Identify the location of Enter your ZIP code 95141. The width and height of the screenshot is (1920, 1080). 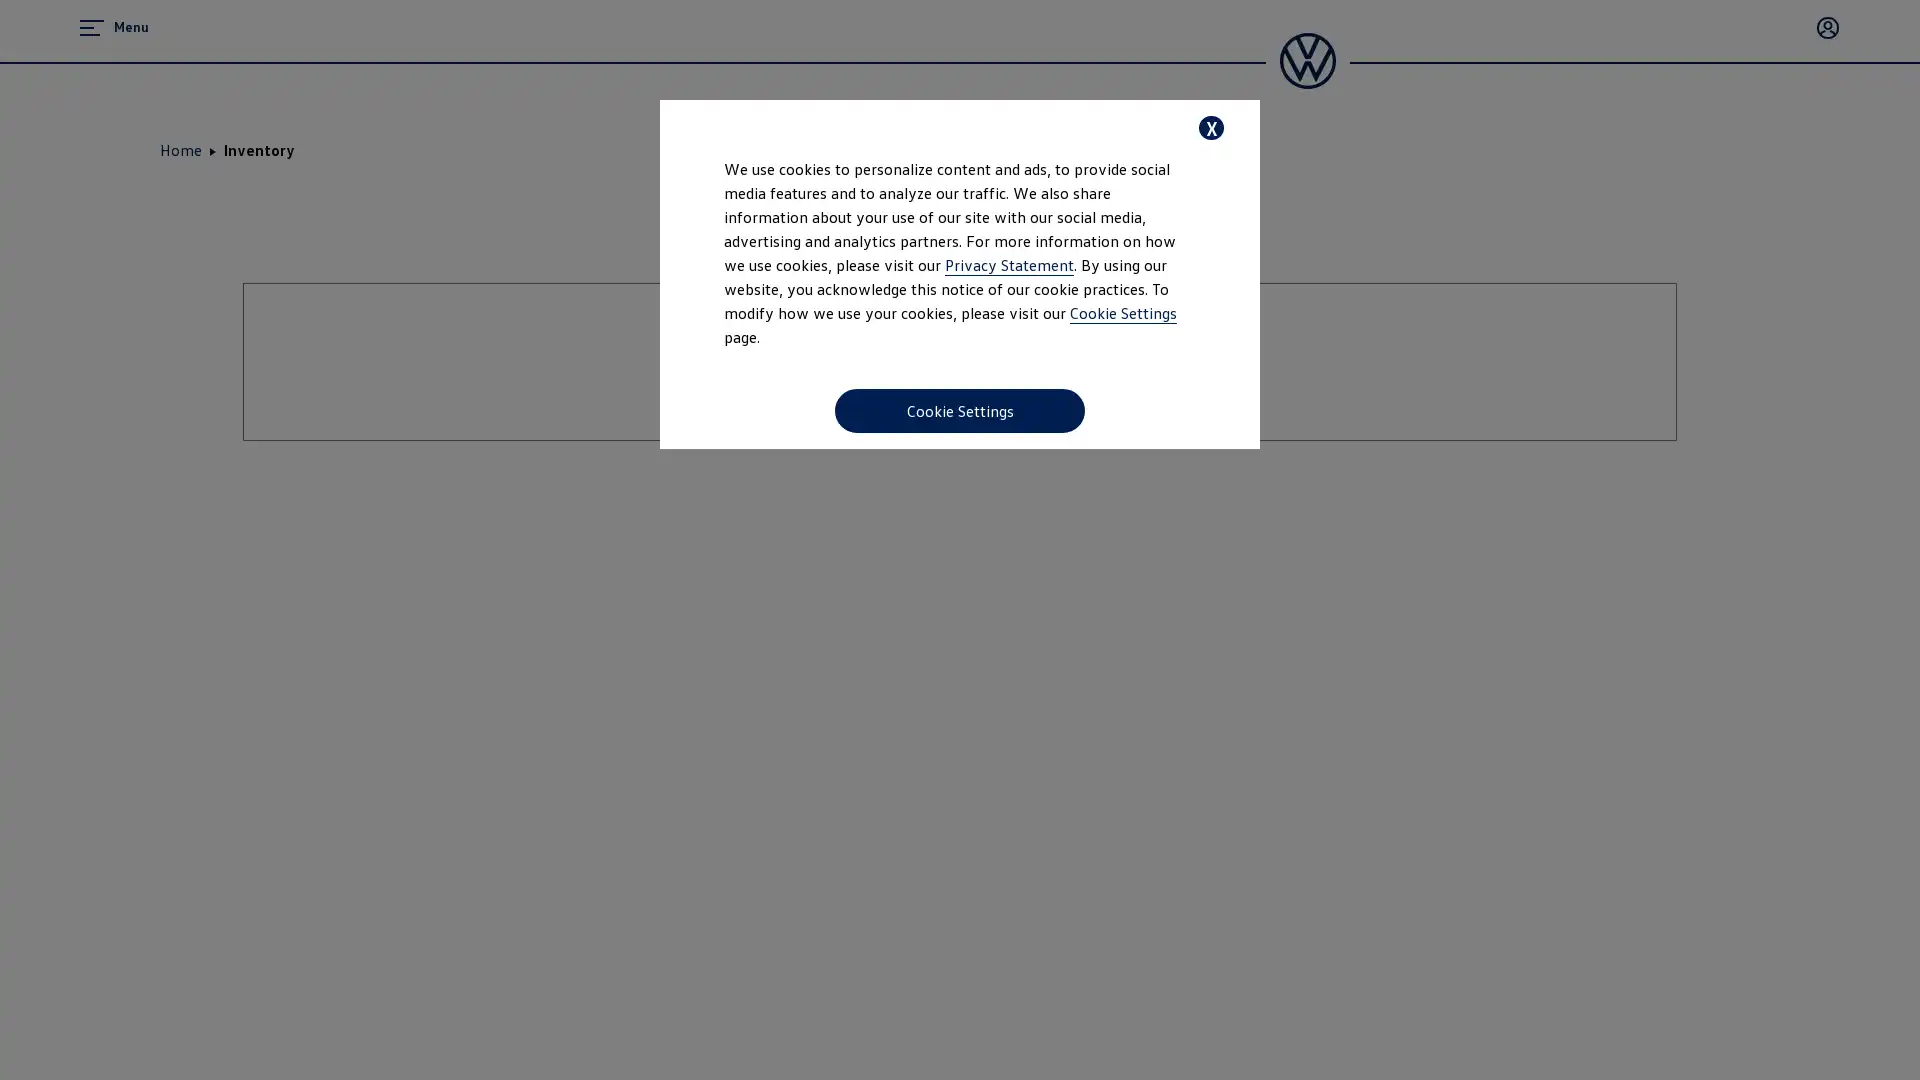
(1107, 559).